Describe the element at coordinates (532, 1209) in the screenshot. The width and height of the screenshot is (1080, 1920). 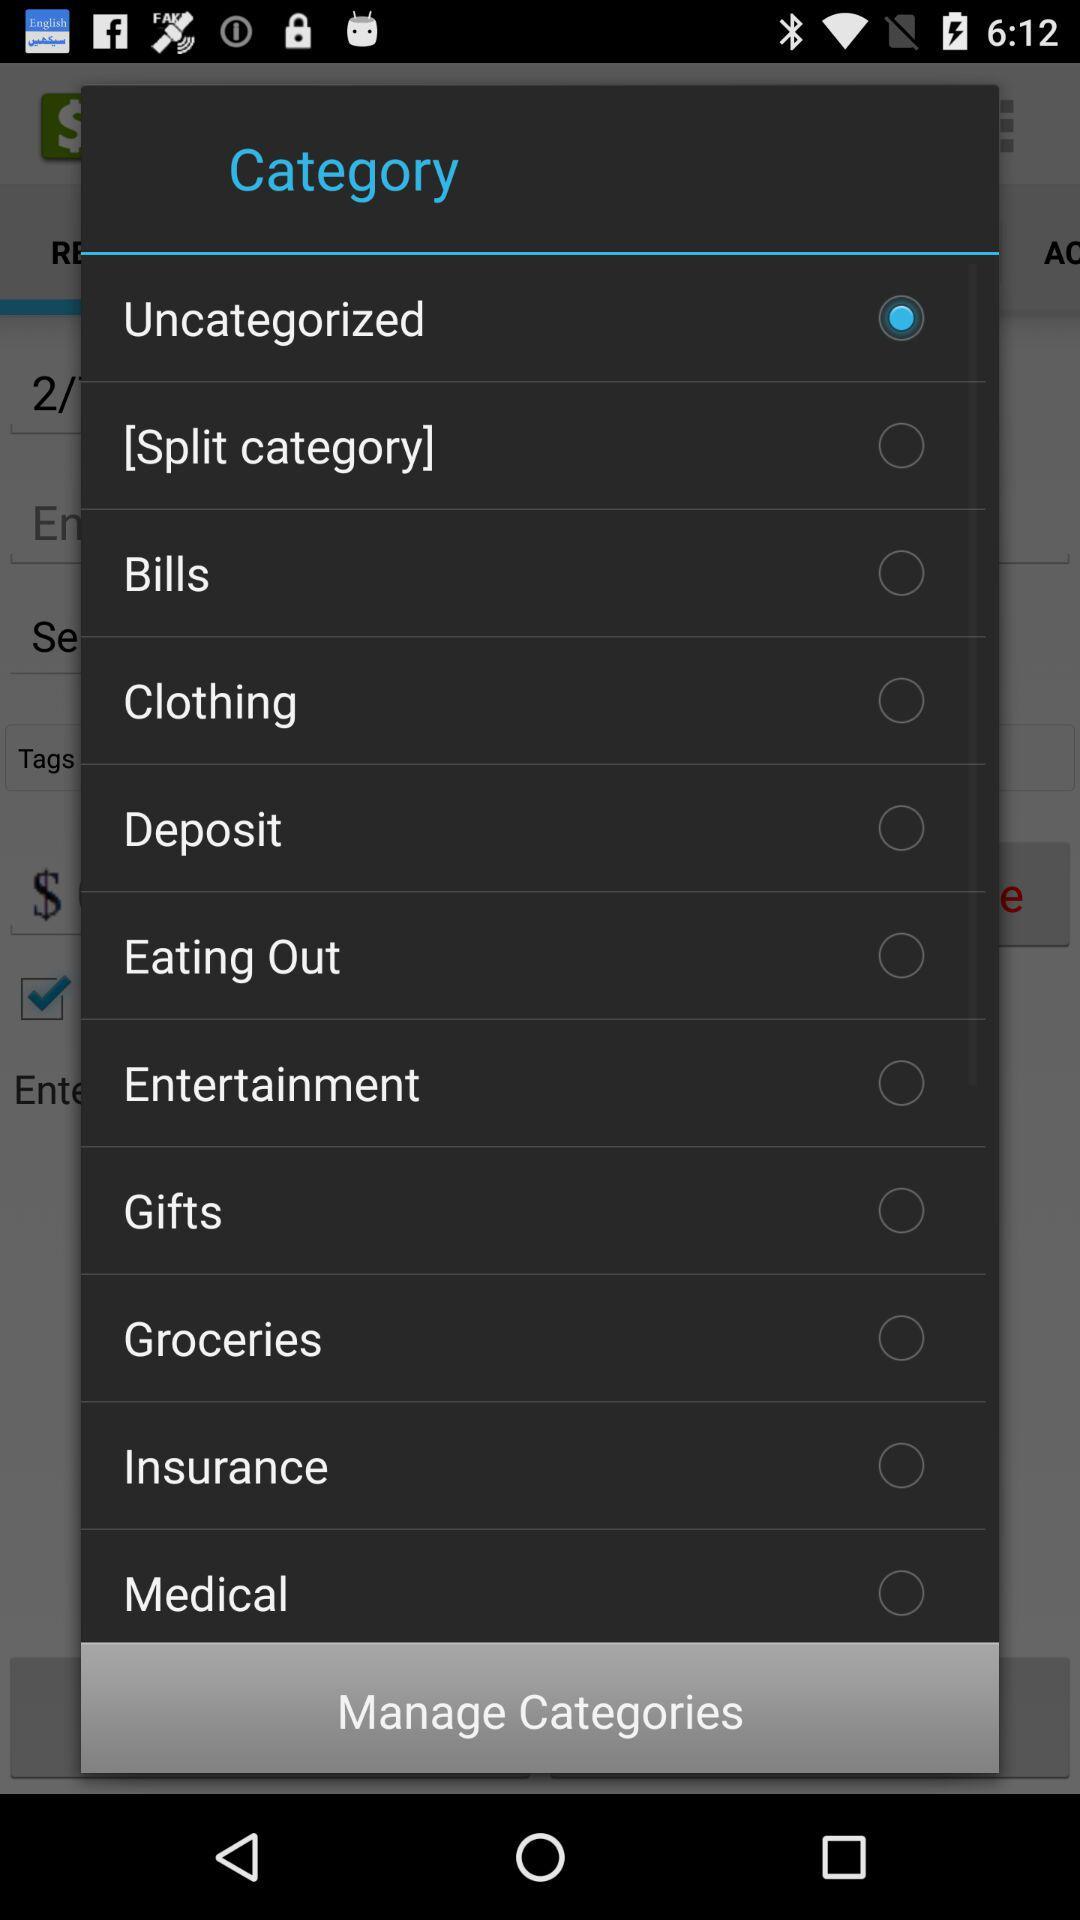
I see `checkbox below entertainment icon` at that location.